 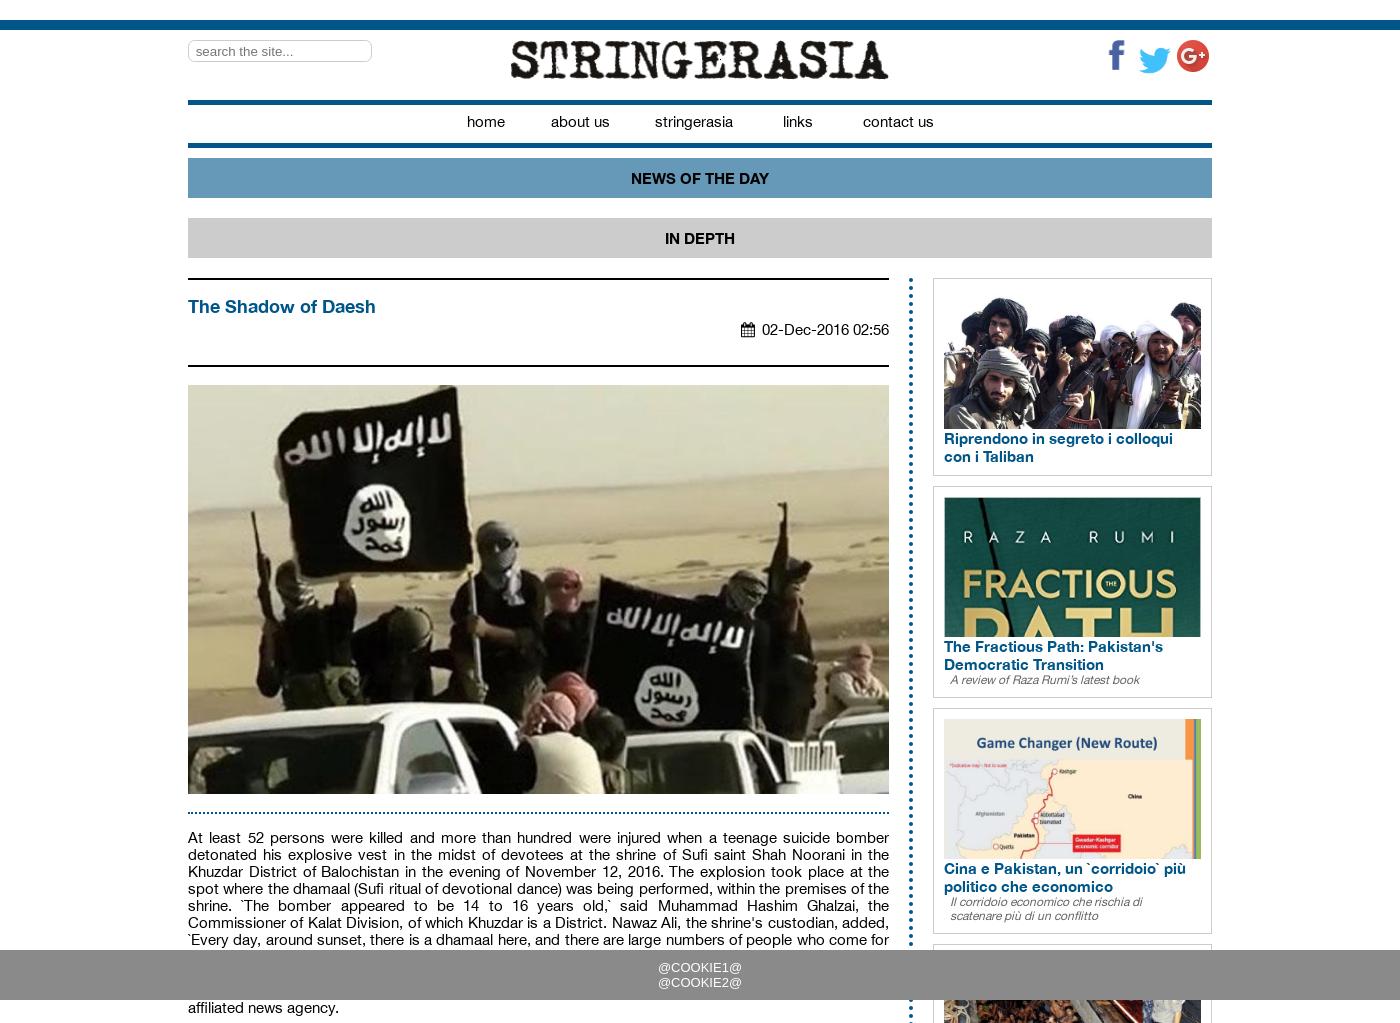 I want to click on '@COOKIE1@', so click(x=657, y=967).